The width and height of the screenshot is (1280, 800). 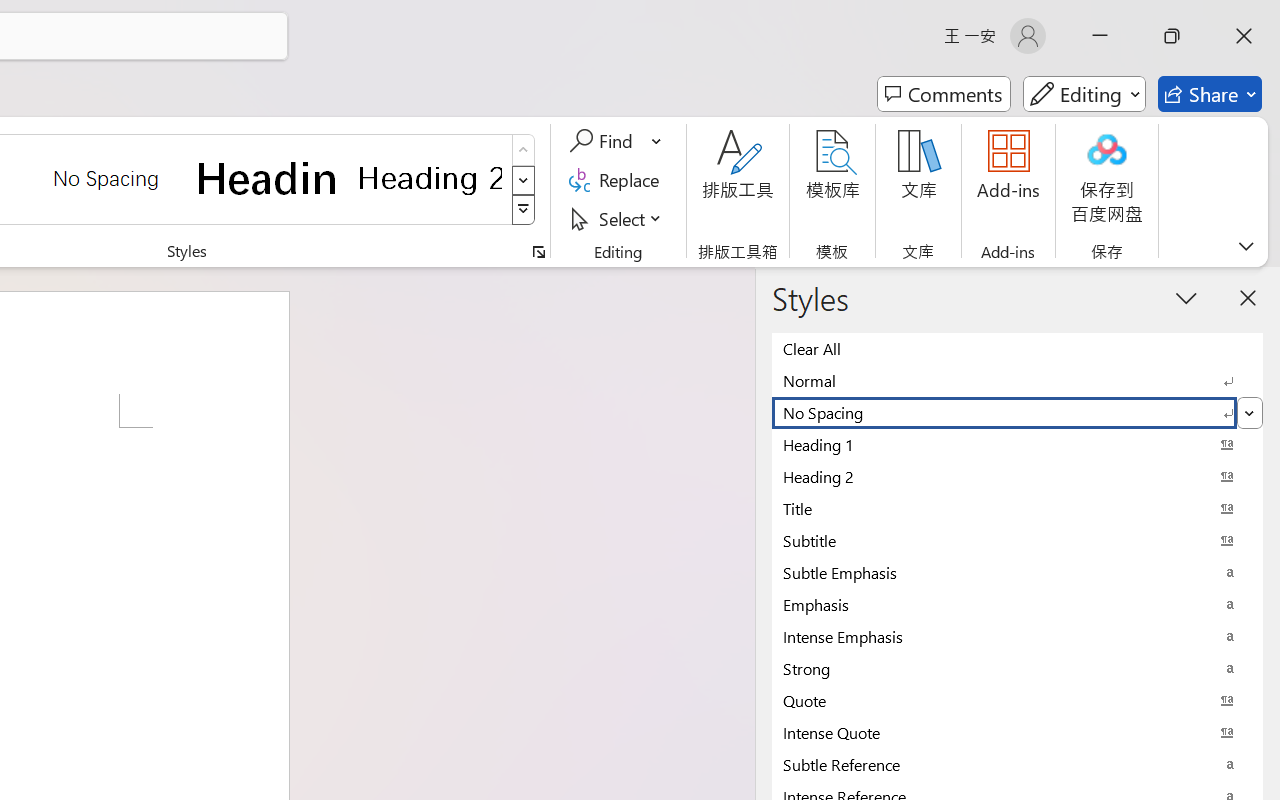 What do you see at coordinates (617, 218) in the screenshot?
I see `'Select'` at bounding box center [617, 218].